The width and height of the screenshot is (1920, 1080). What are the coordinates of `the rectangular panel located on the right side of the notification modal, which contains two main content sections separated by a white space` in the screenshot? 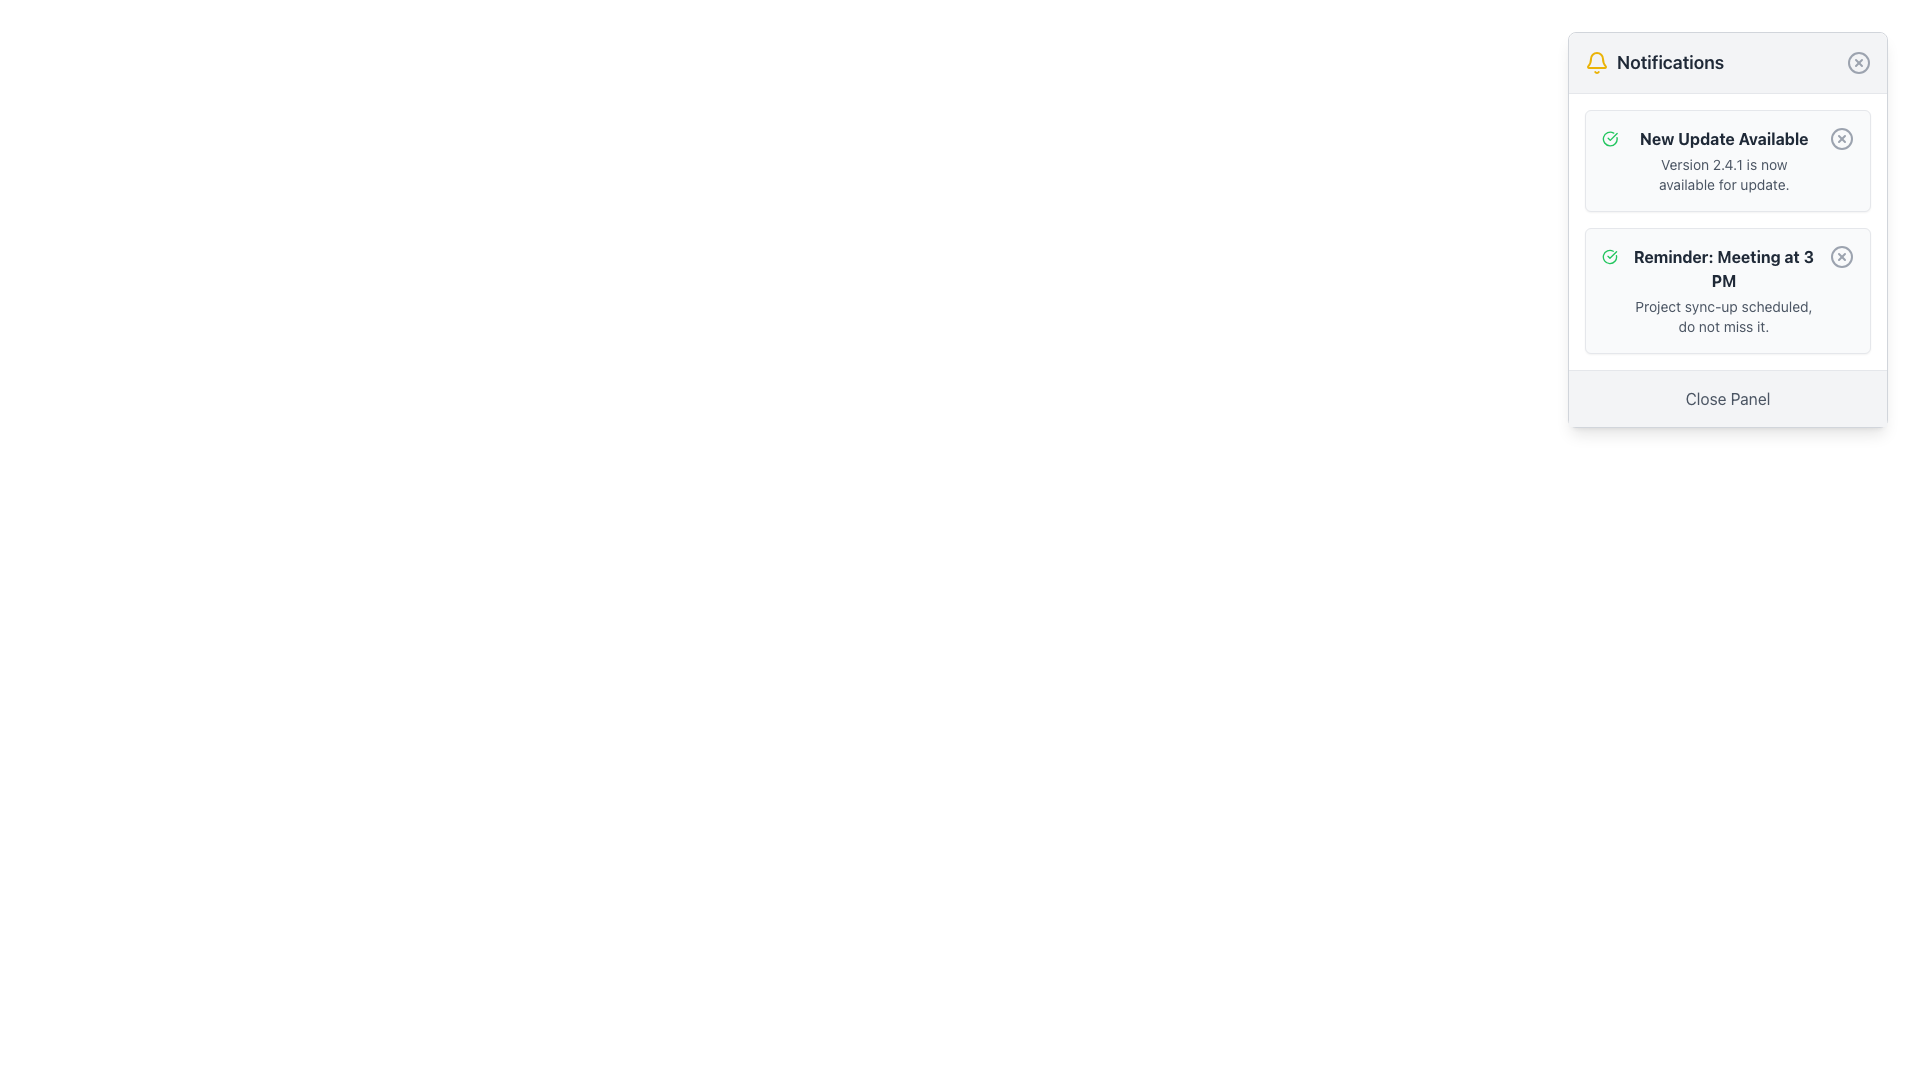 It's located at (1727, 230).